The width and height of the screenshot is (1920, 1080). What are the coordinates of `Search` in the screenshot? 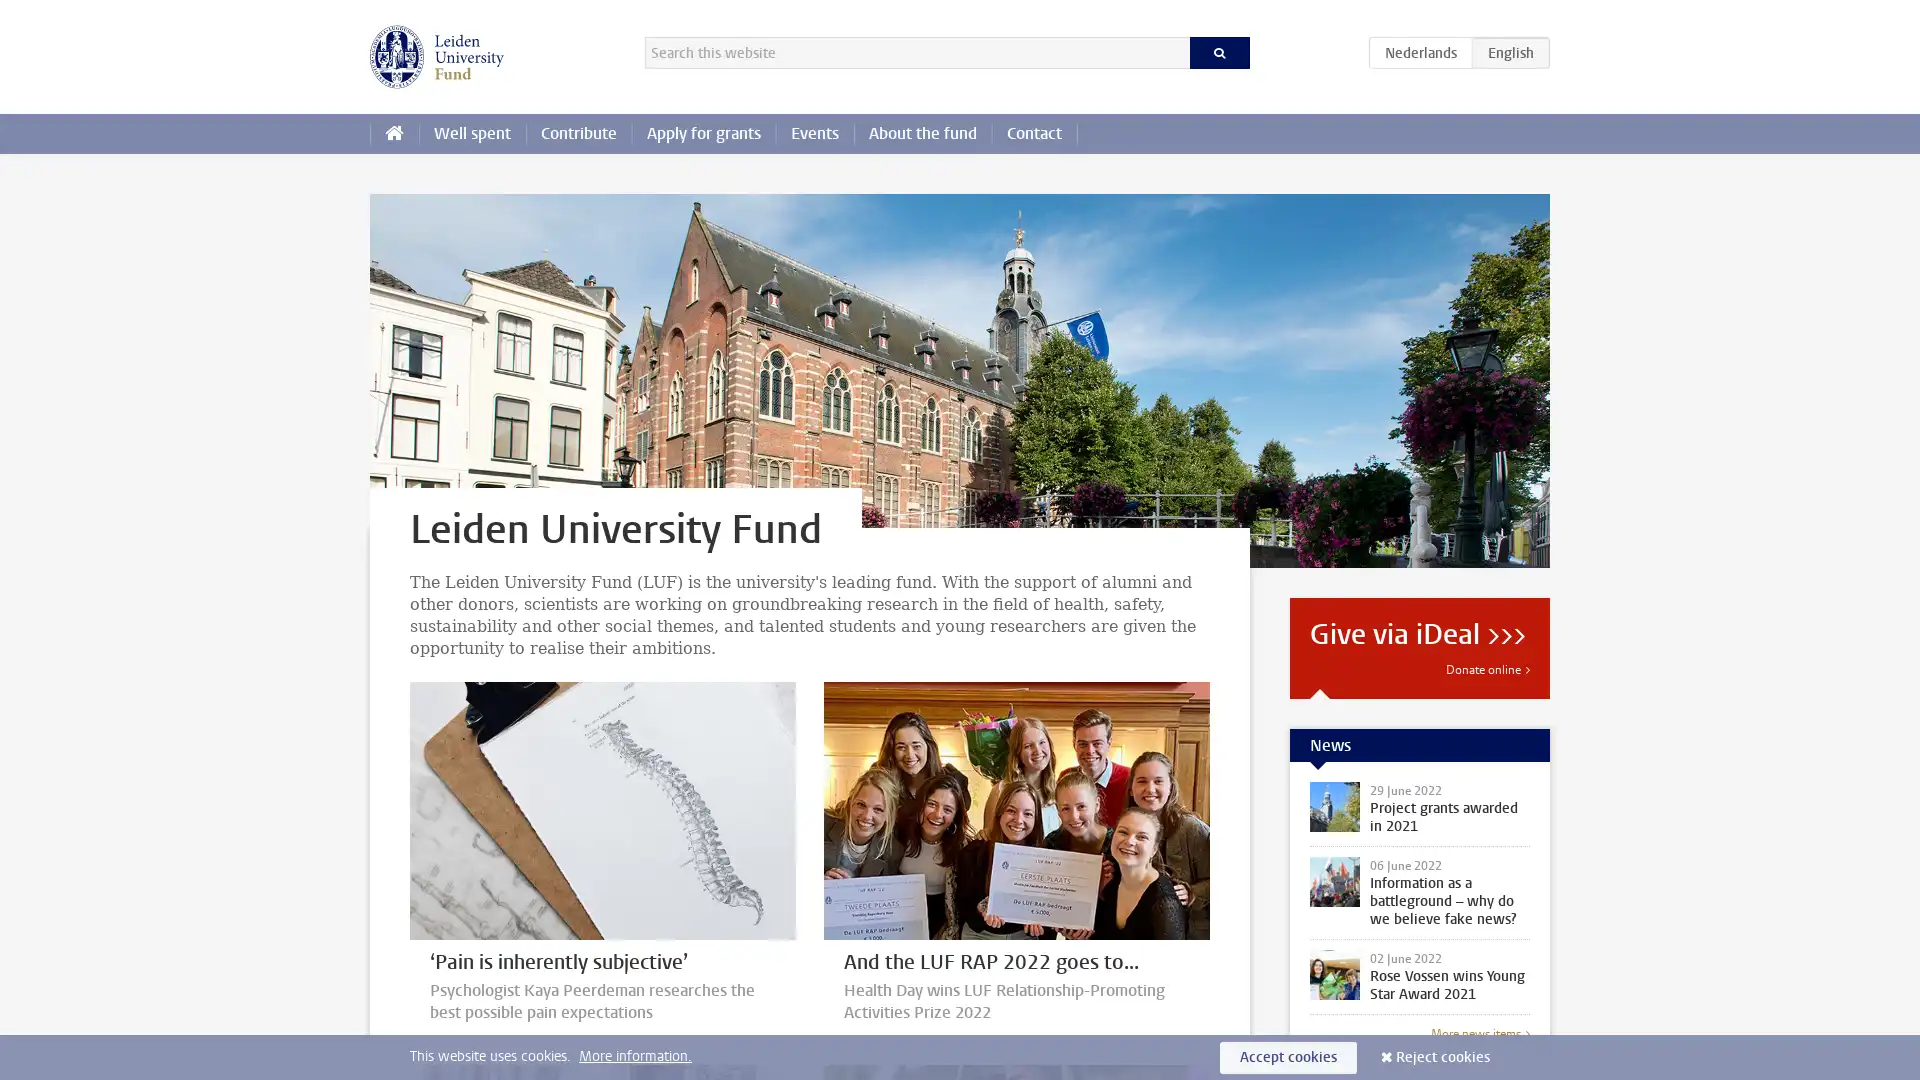 It's located at (1218, 52).